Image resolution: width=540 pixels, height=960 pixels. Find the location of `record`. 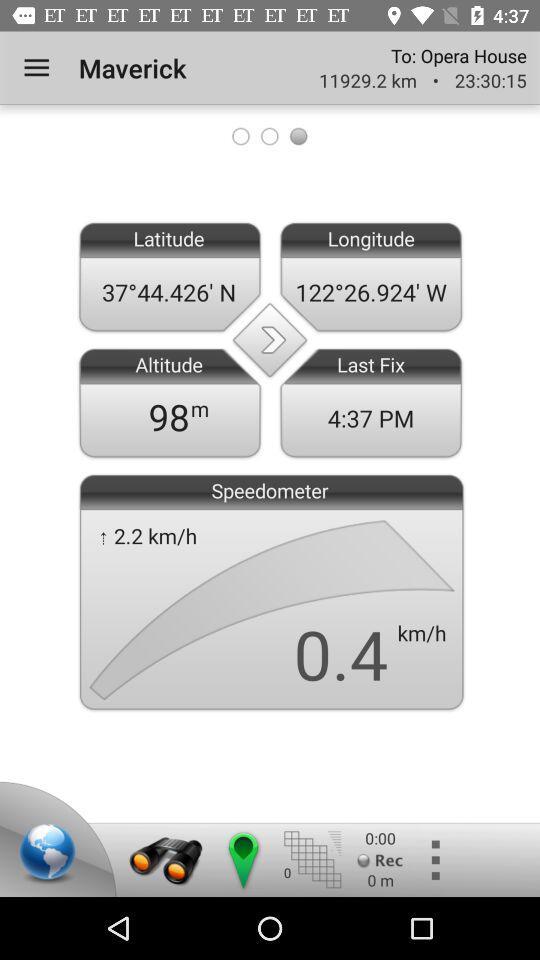

record is located at coordinates (380, 859).